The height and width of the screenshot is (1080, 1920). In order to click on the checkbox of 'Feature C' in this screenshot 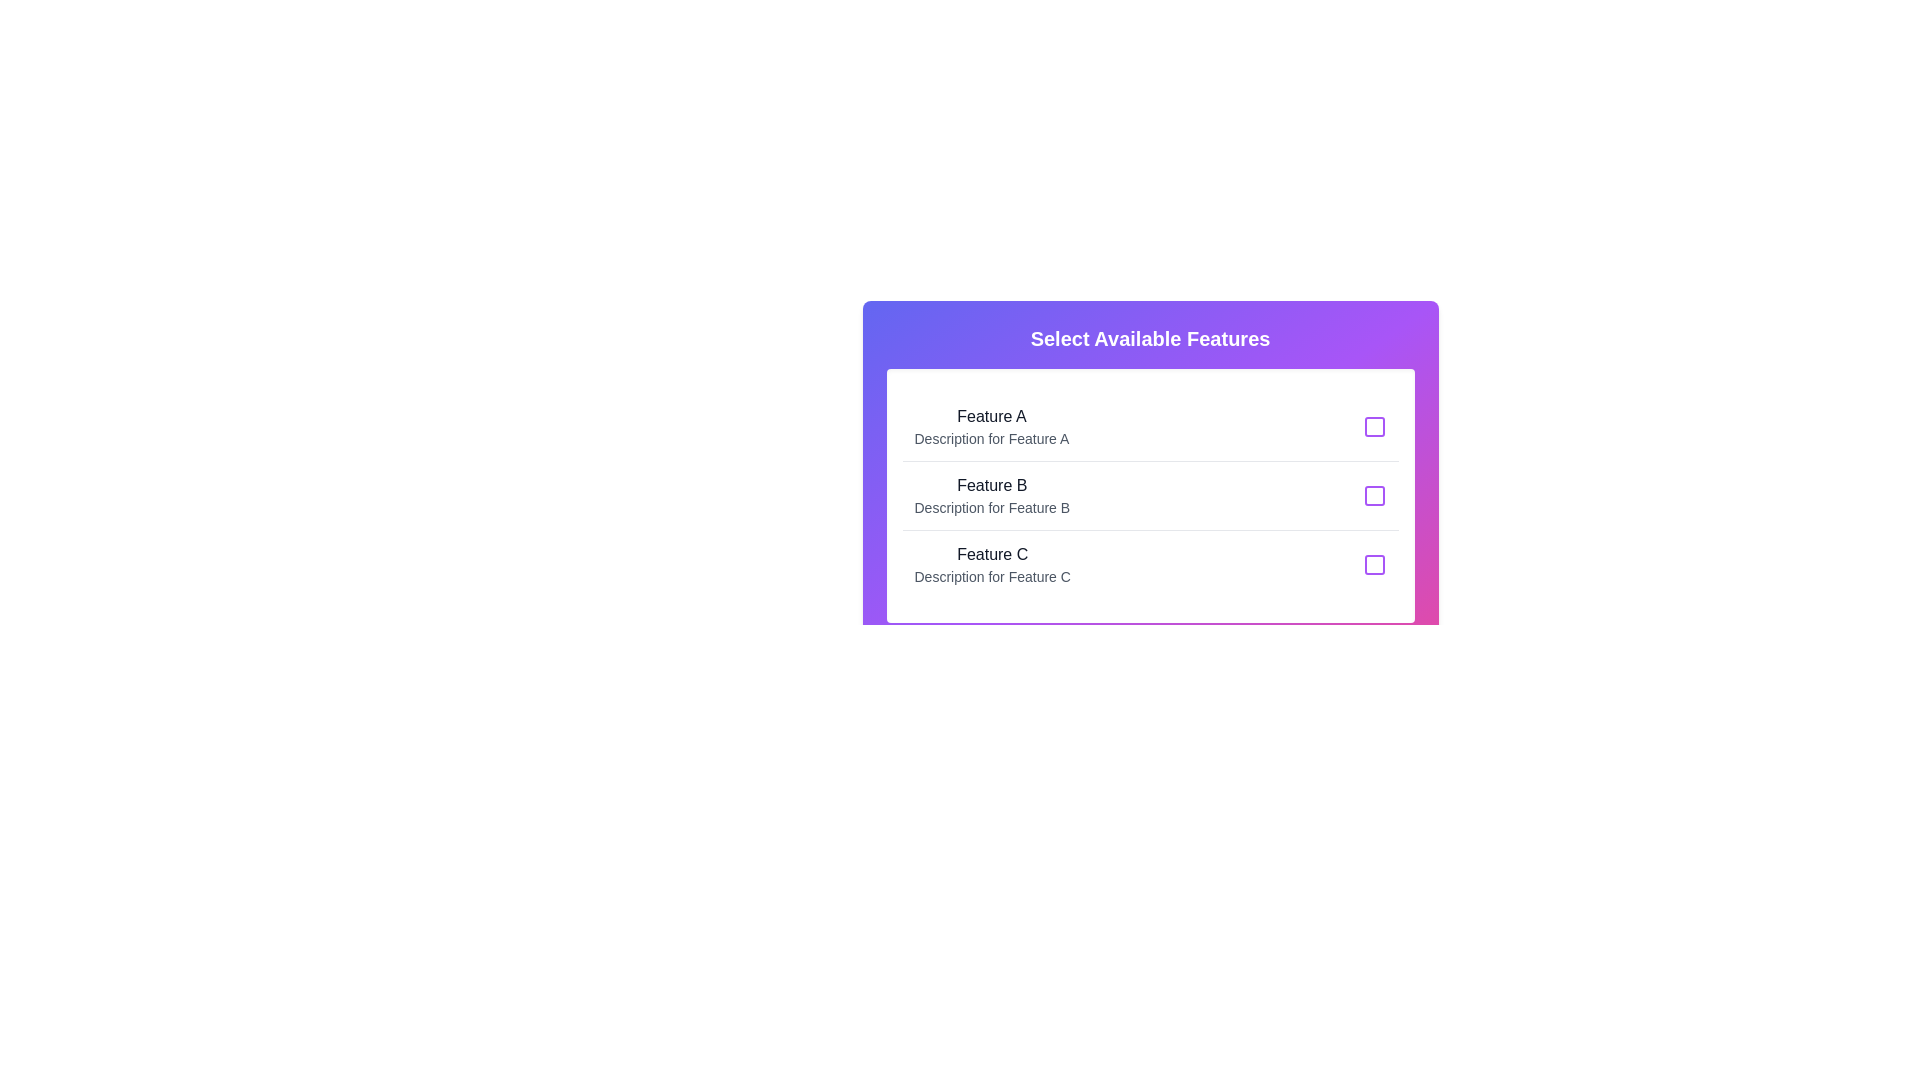, I will do `click(1150, 564)`.